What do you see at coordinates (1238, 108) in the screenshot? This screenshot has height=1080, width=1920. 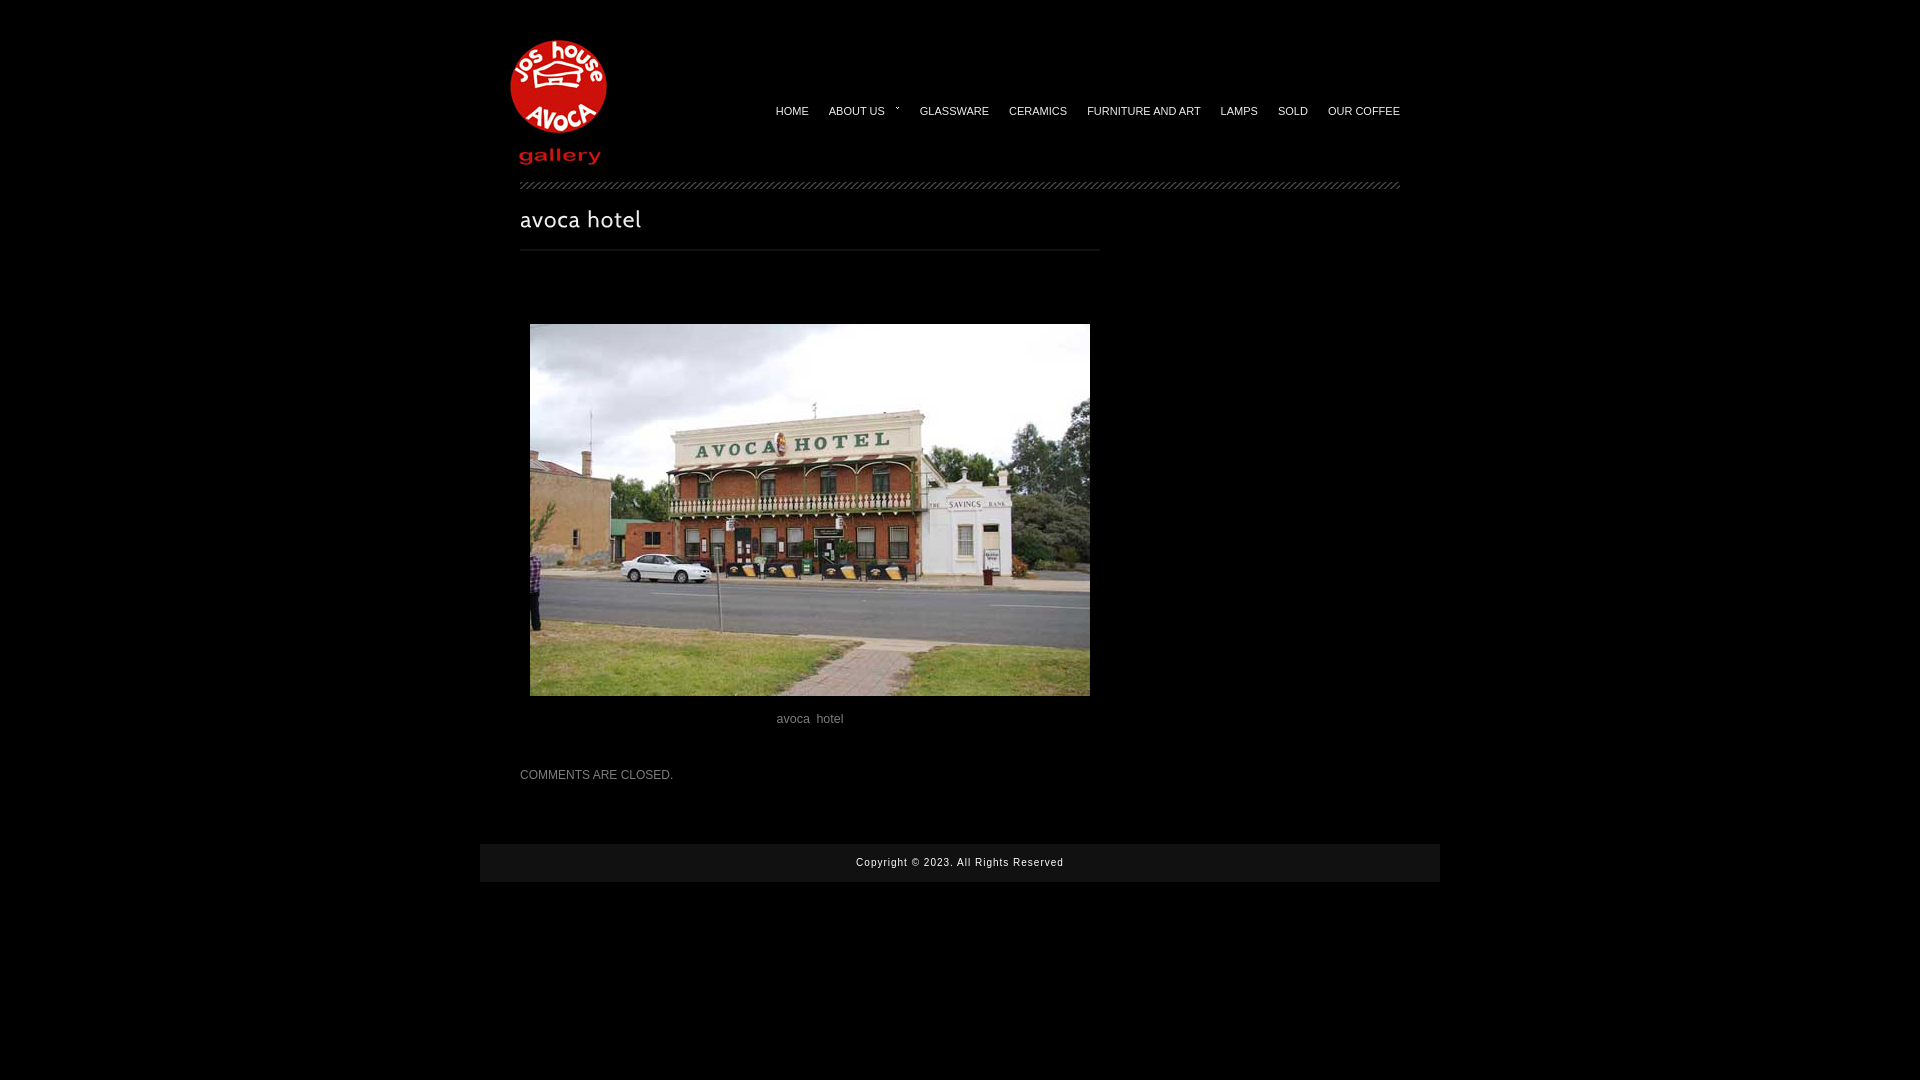 I see `'LAMPS'` at bounding box center [1238, 108].